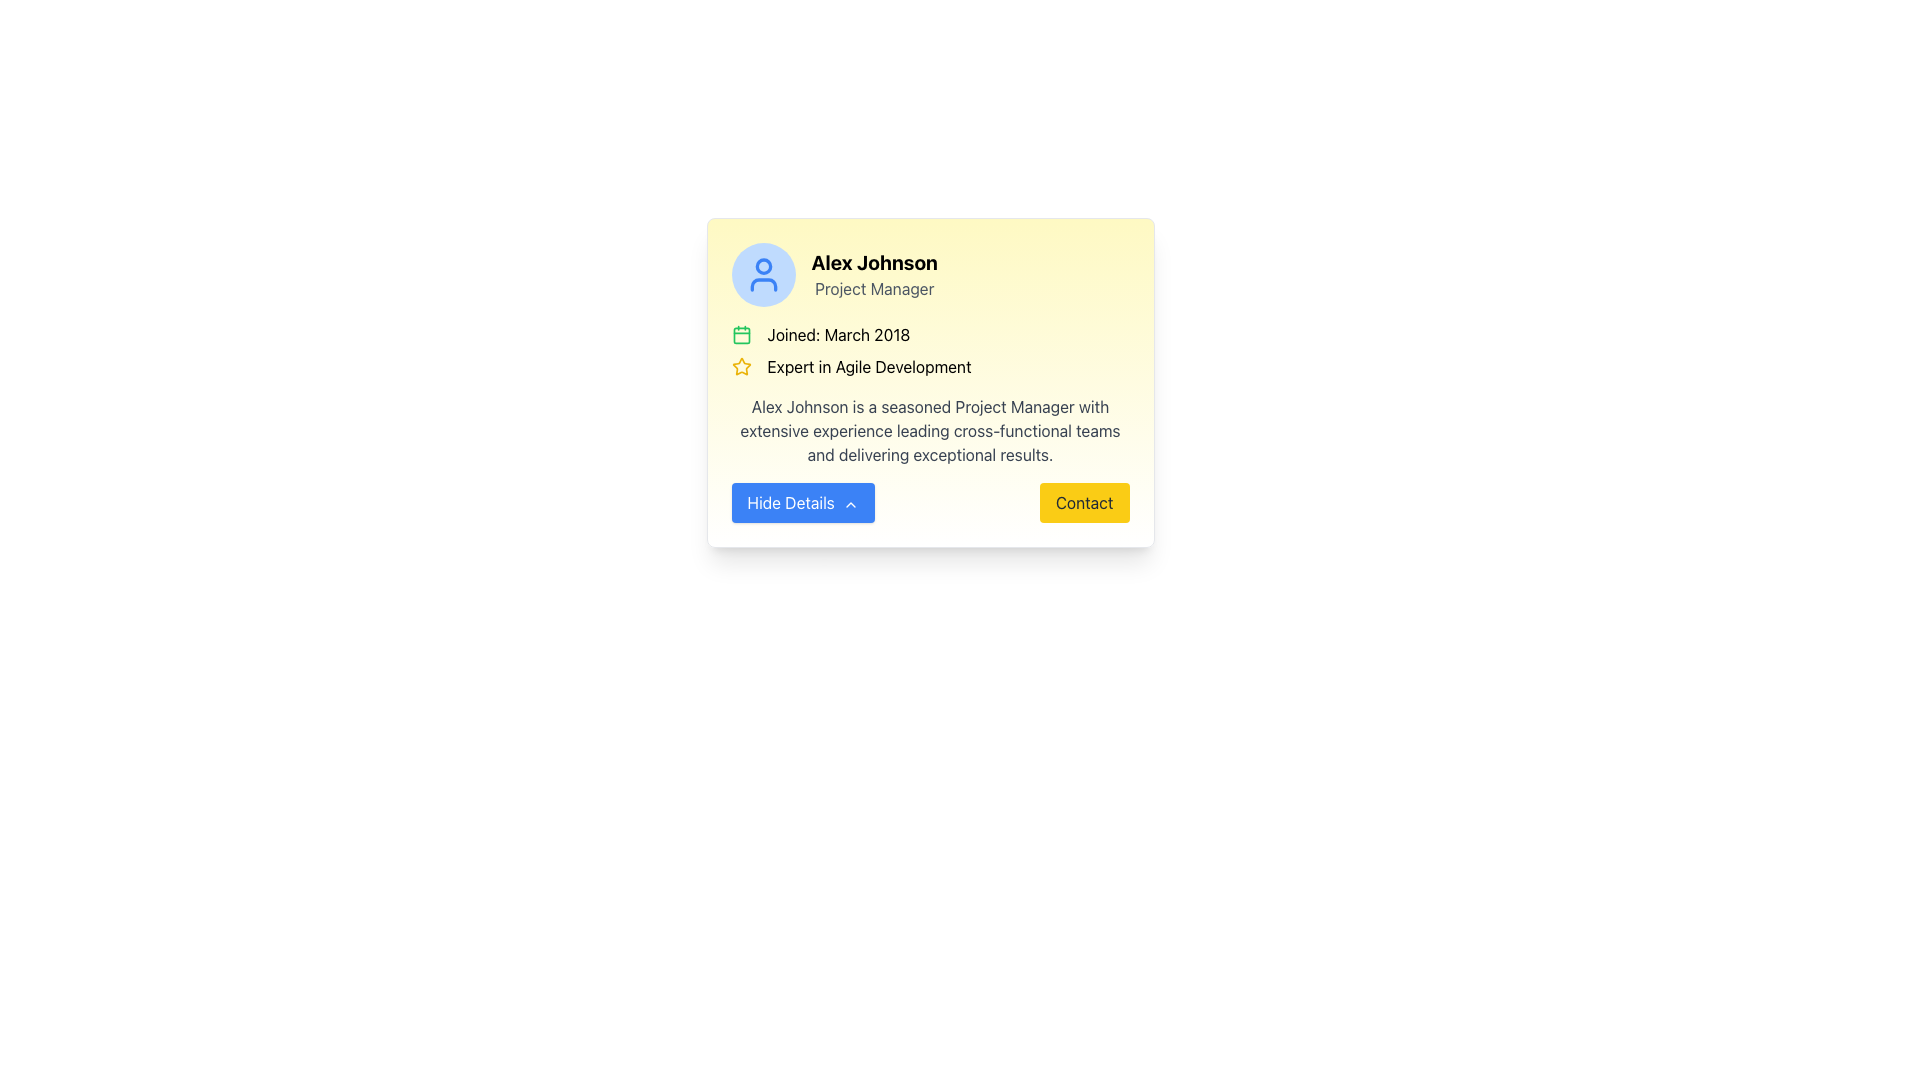  Describe the element at coordinates (850, 503) in the screenshot. I see `the upward-facing chevron arrow icon located to the right of the 'Hide Details' button text to hide details` at that location.